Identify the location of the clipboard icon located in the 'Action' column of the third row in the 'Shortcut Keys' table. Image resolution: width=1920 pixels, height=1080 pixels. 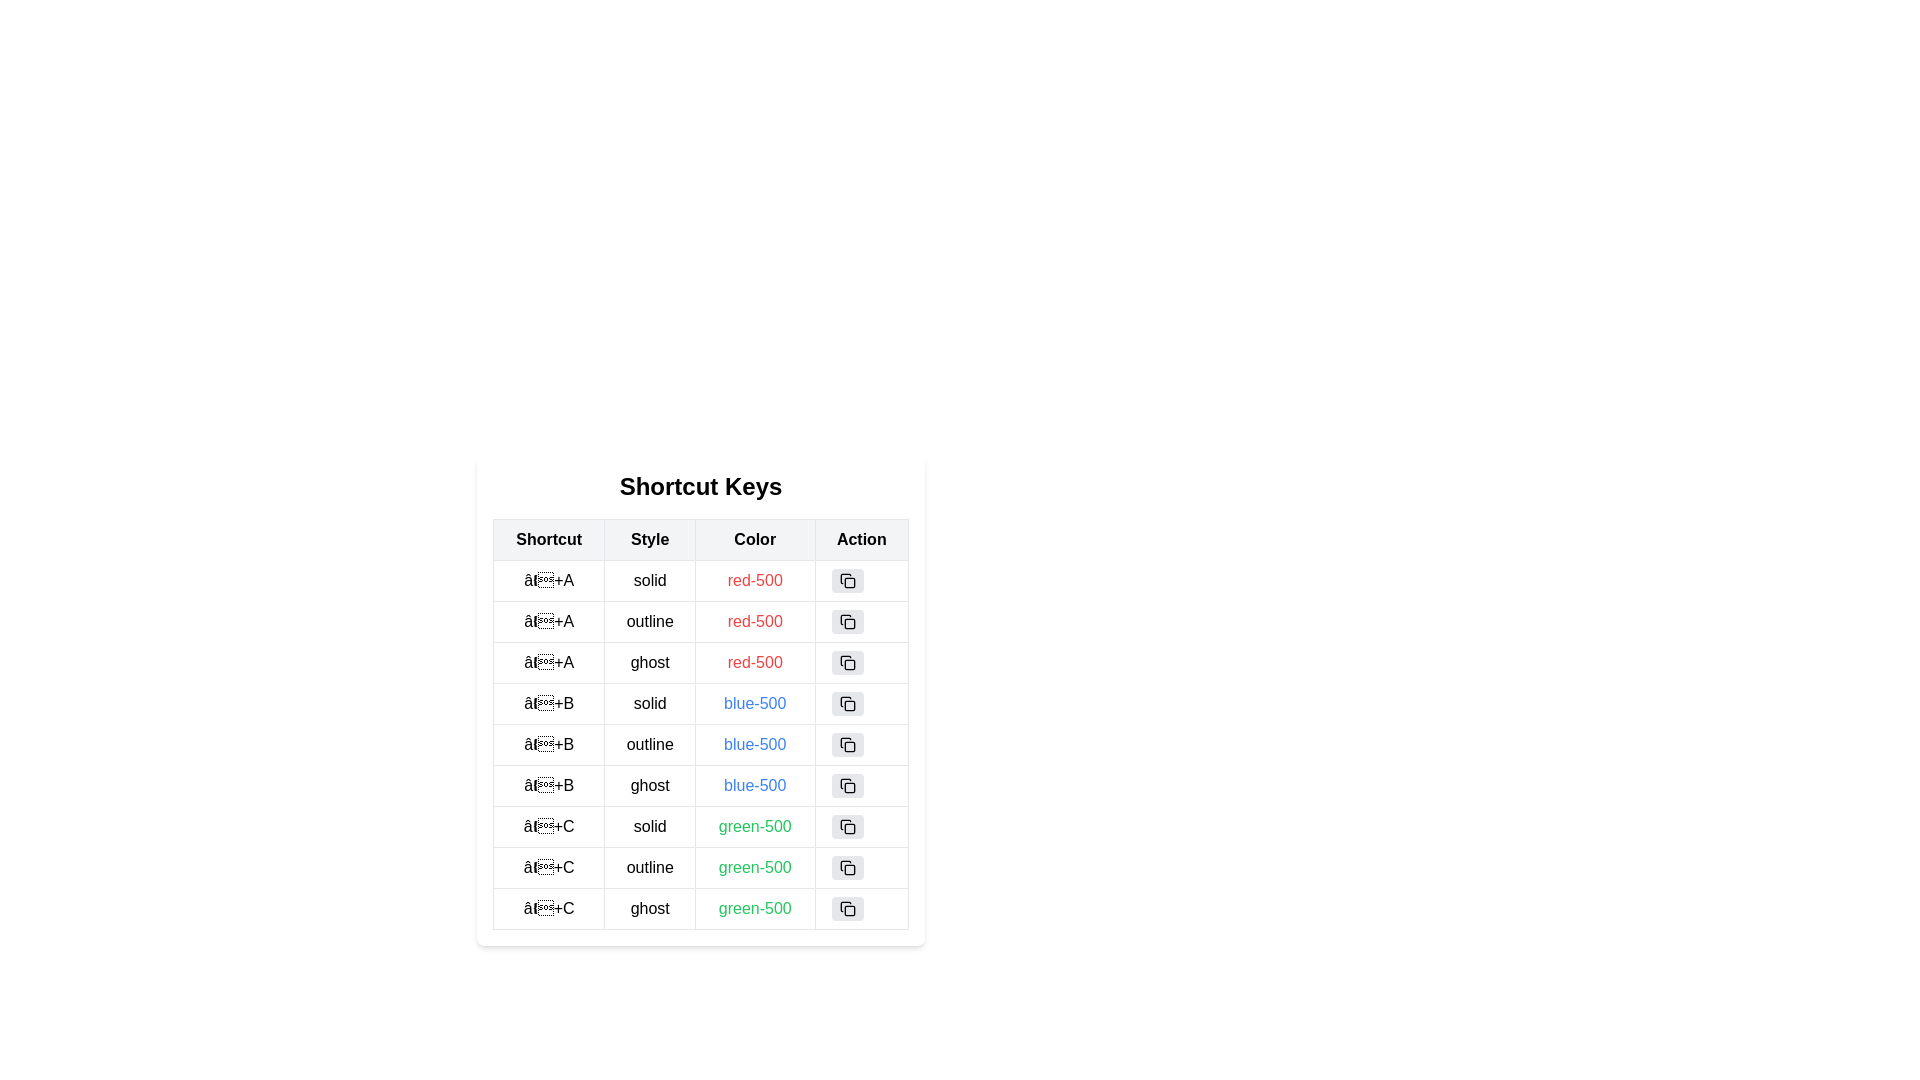
(845, 660).